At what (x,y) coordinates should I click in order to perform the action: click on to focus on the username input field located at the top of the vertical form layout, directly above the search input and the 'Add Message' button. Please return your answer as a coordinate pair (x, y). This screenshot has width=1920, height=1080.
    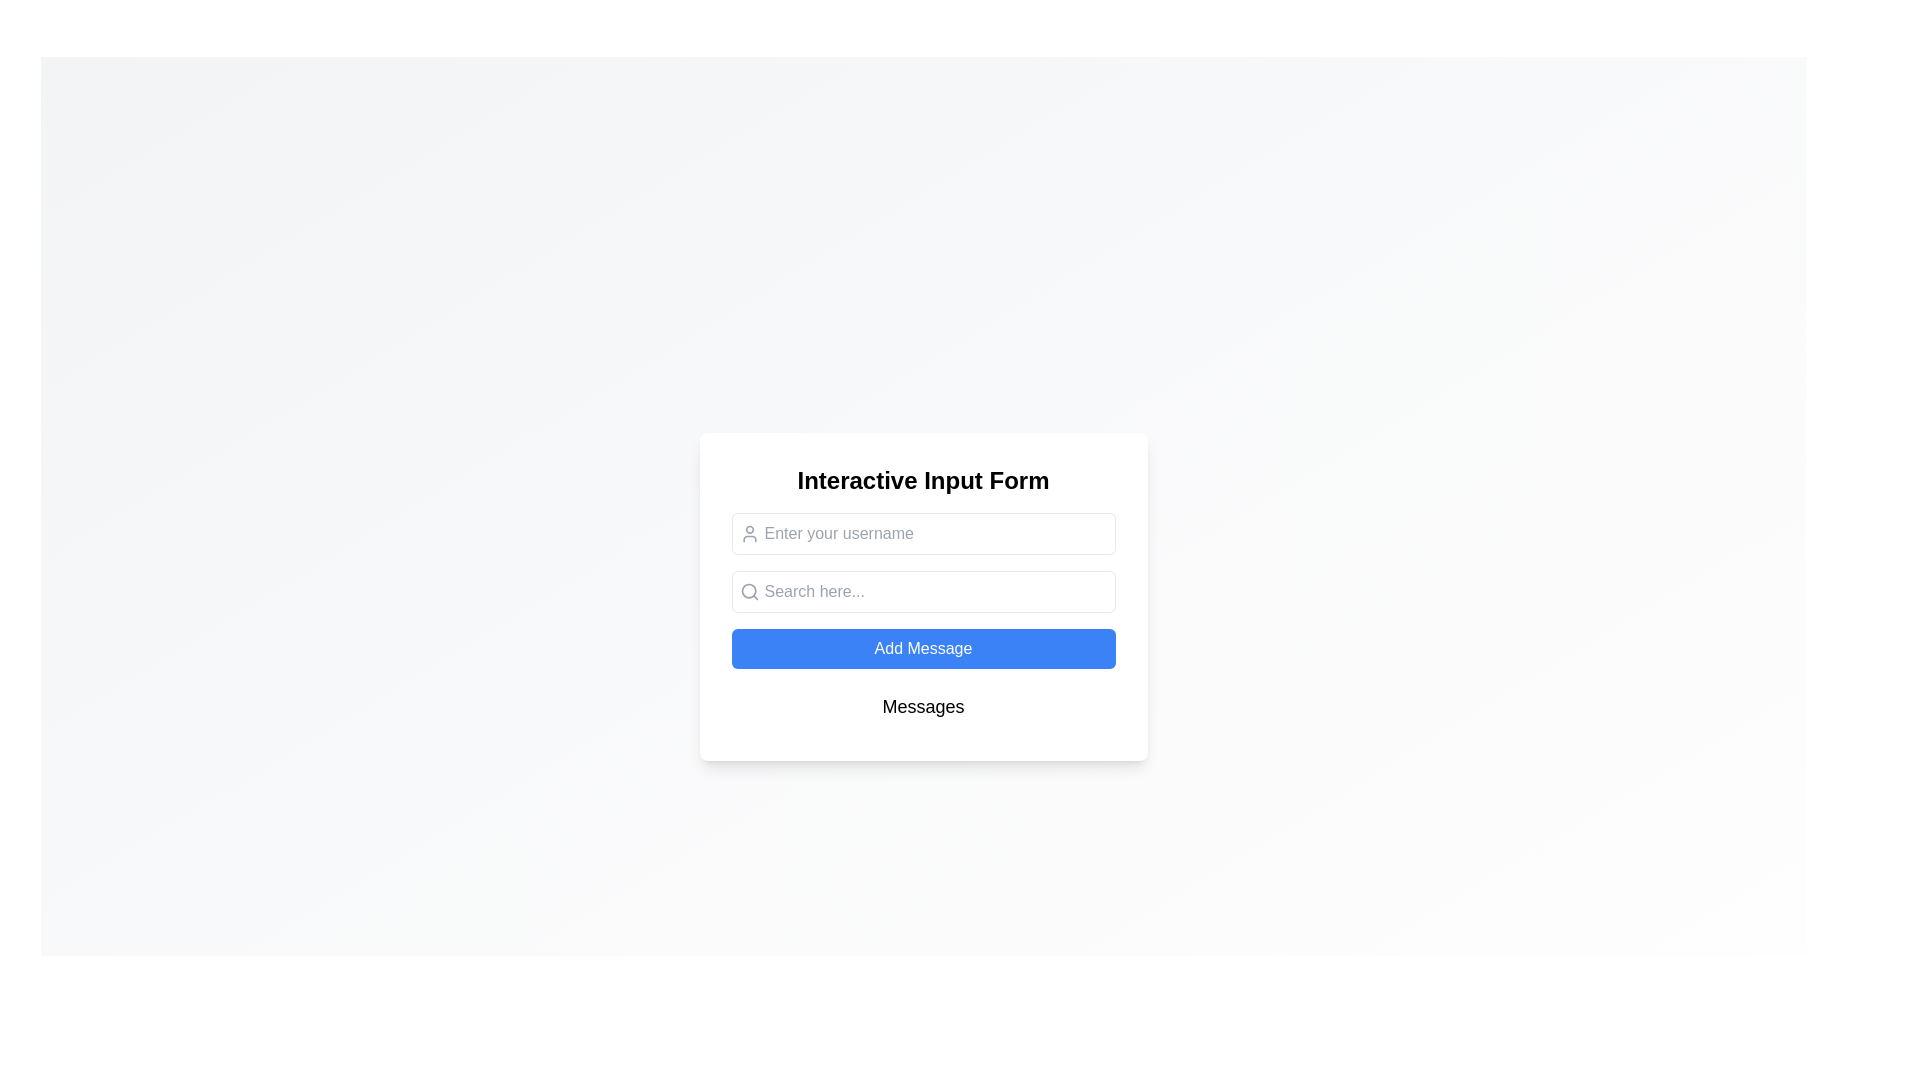
    Looking at the image, I should click on (922, 532).